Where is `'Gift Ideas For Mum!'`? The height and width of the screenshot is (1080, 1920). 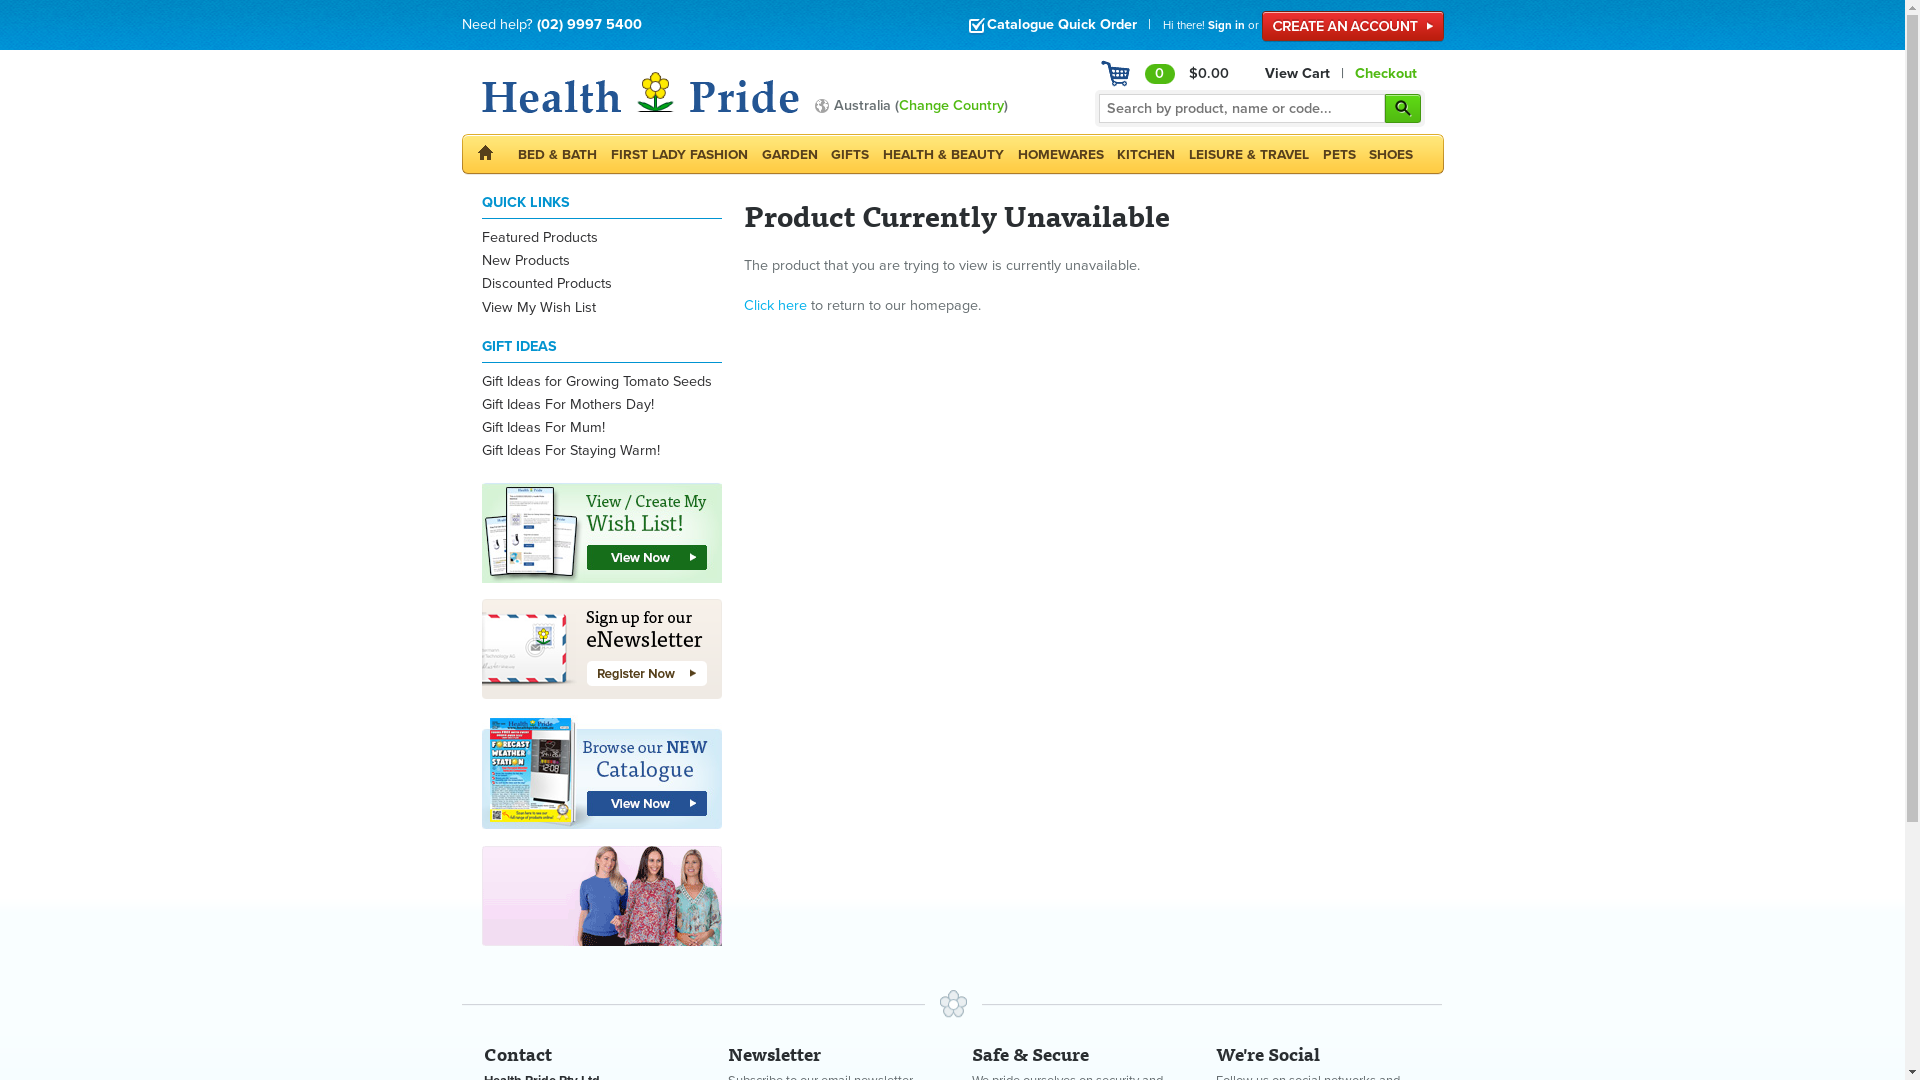 'Gift Ideas For Mum!' is located at coordinates (481, 426).